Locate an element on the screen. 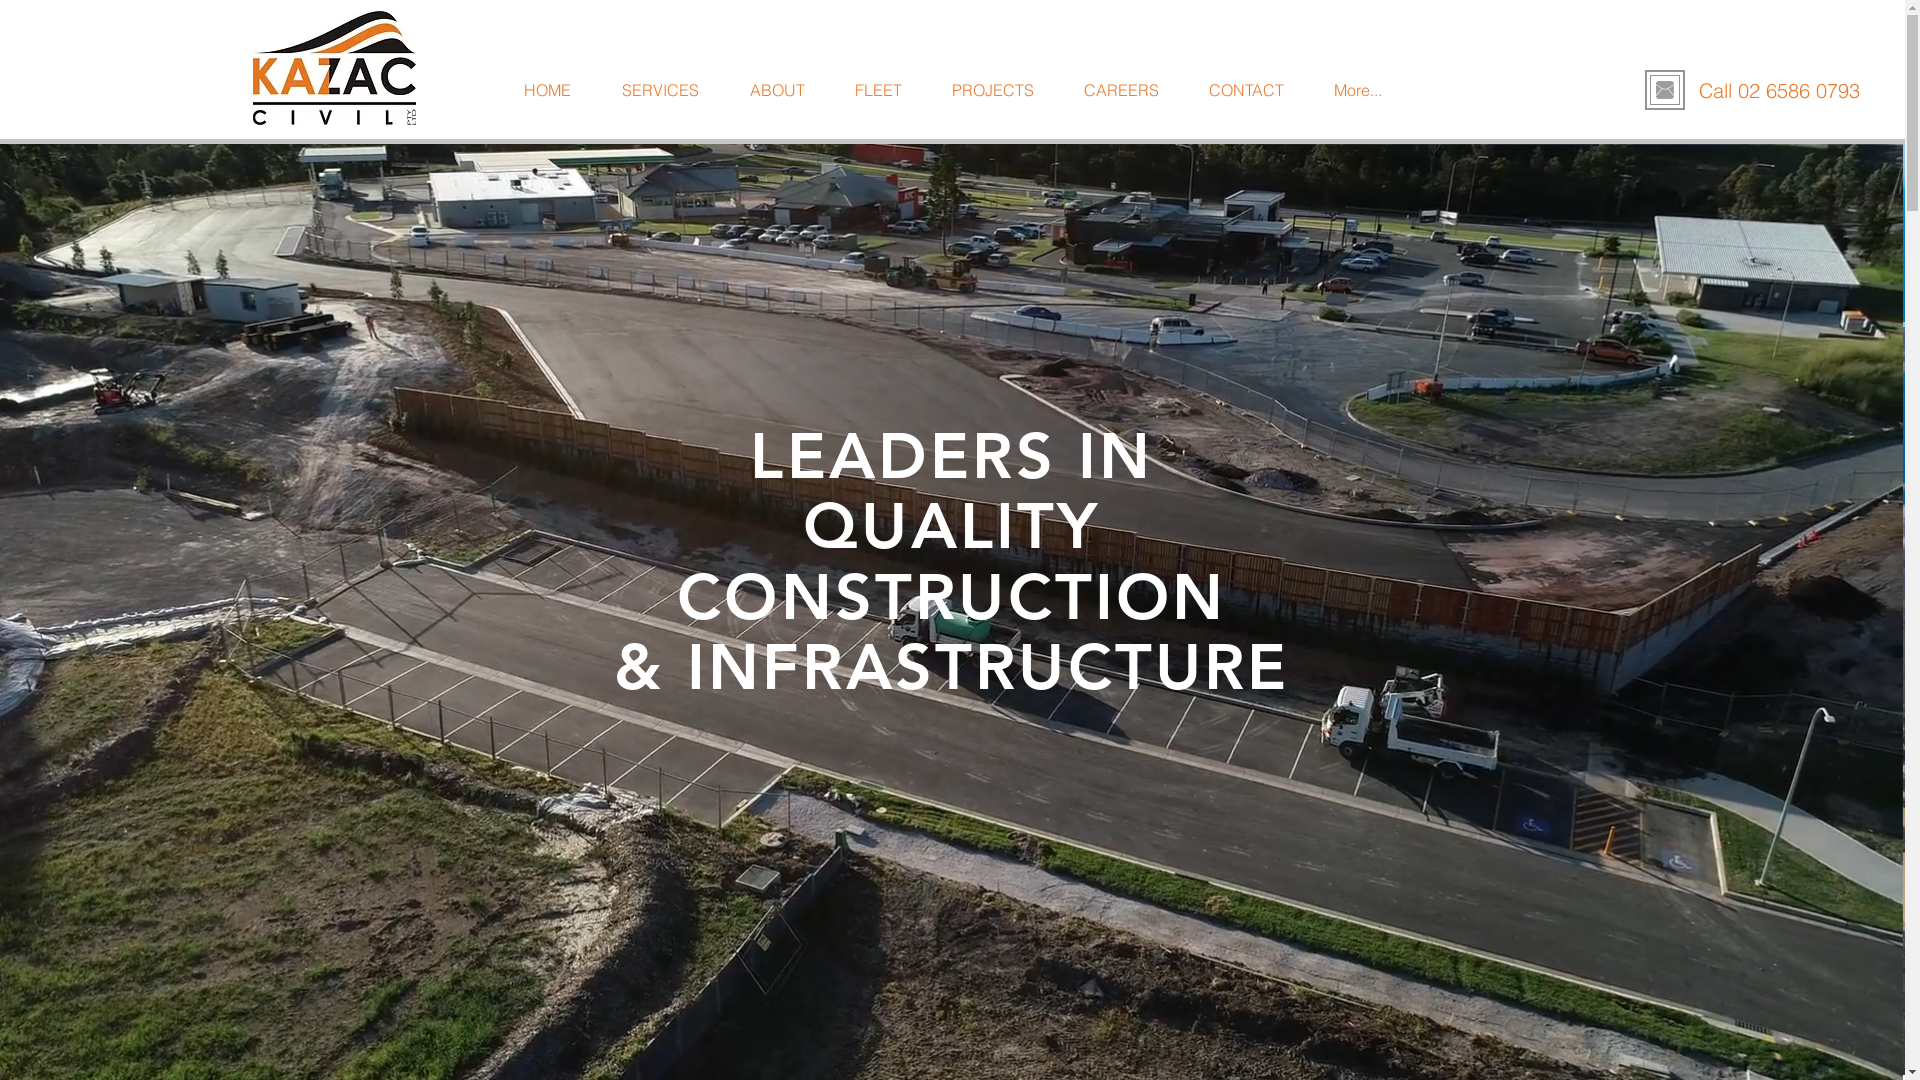  'SERVICES' is located at coordinates (659, 90).